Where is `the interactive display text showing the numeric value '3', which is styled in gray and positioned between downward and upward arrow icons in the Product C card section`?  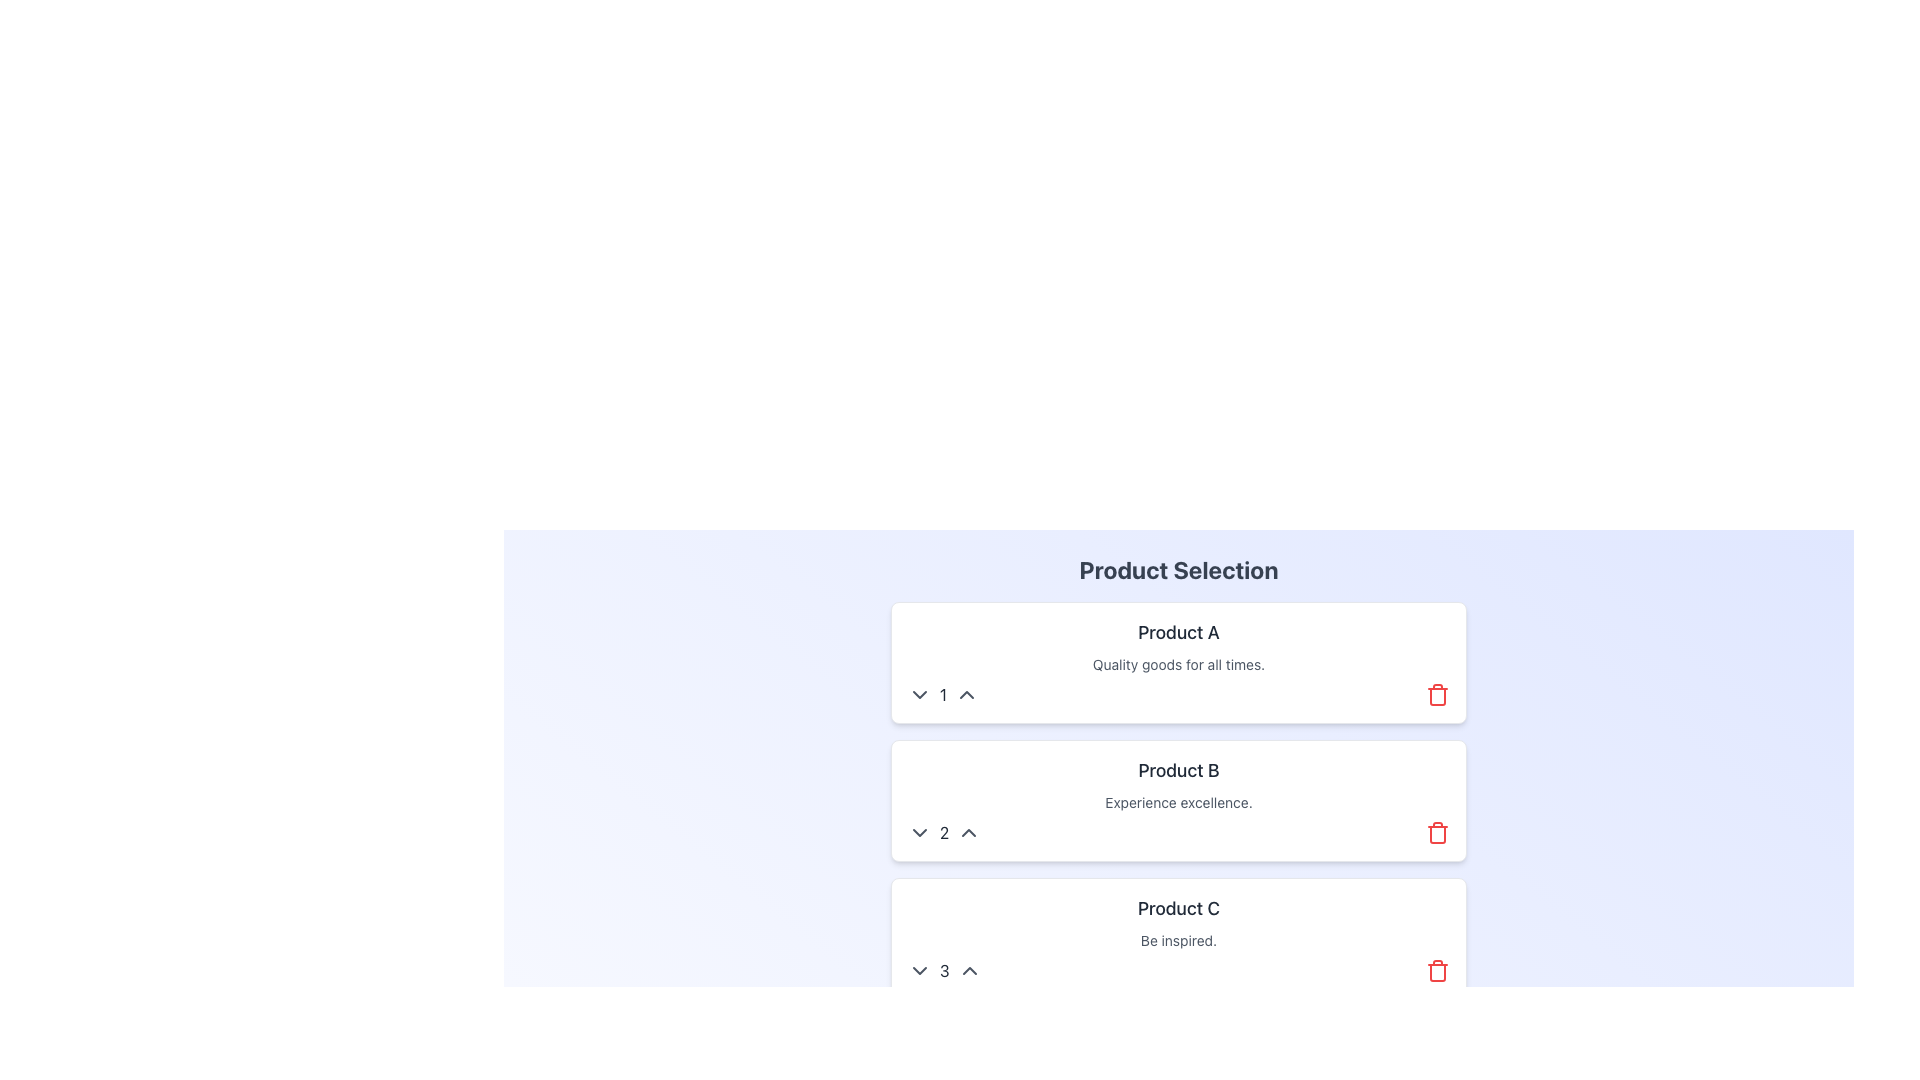 the interactive display text showing the numeric value '3', which is styled in gray and positioned between downward and upward arrow icons in the Product C card section is located at coordinates (943, 970).